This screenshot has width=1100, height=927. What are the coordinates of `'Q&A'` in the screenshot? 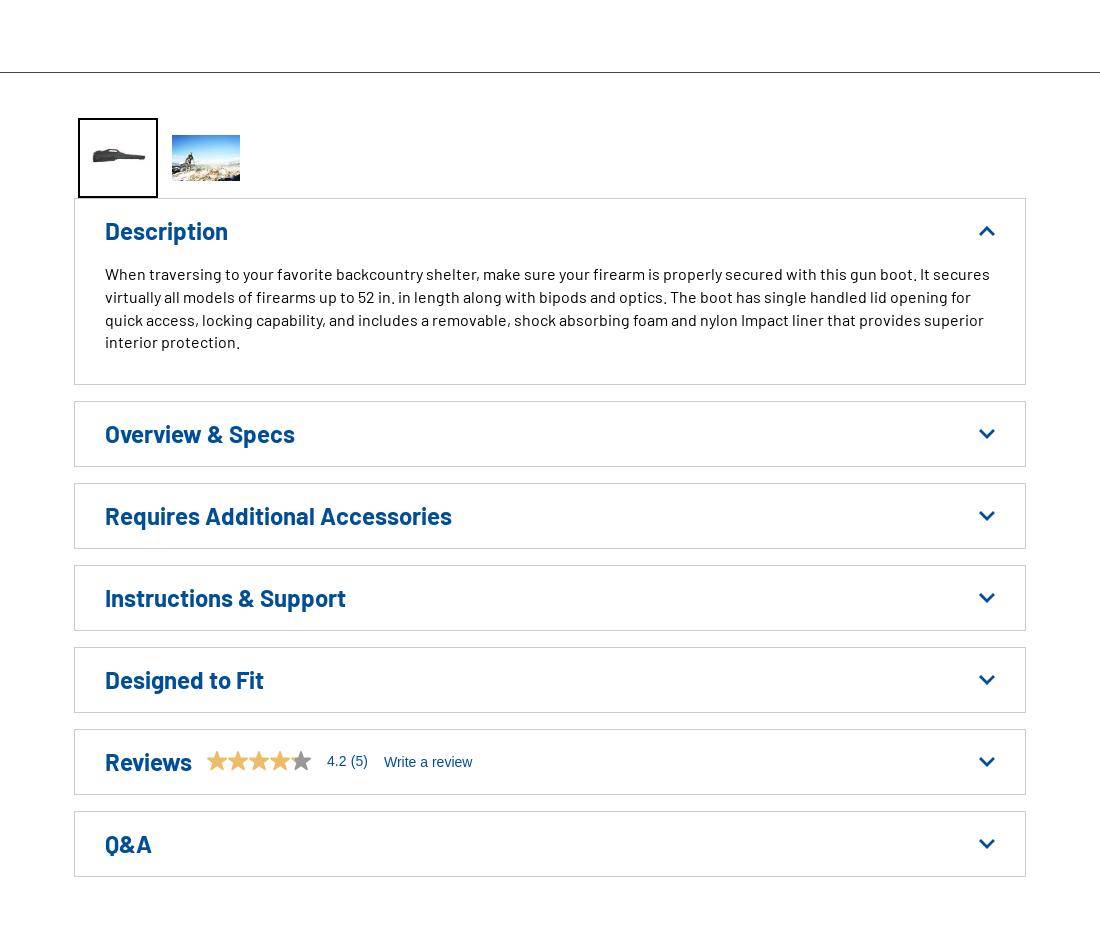 It's located at (128, 843).